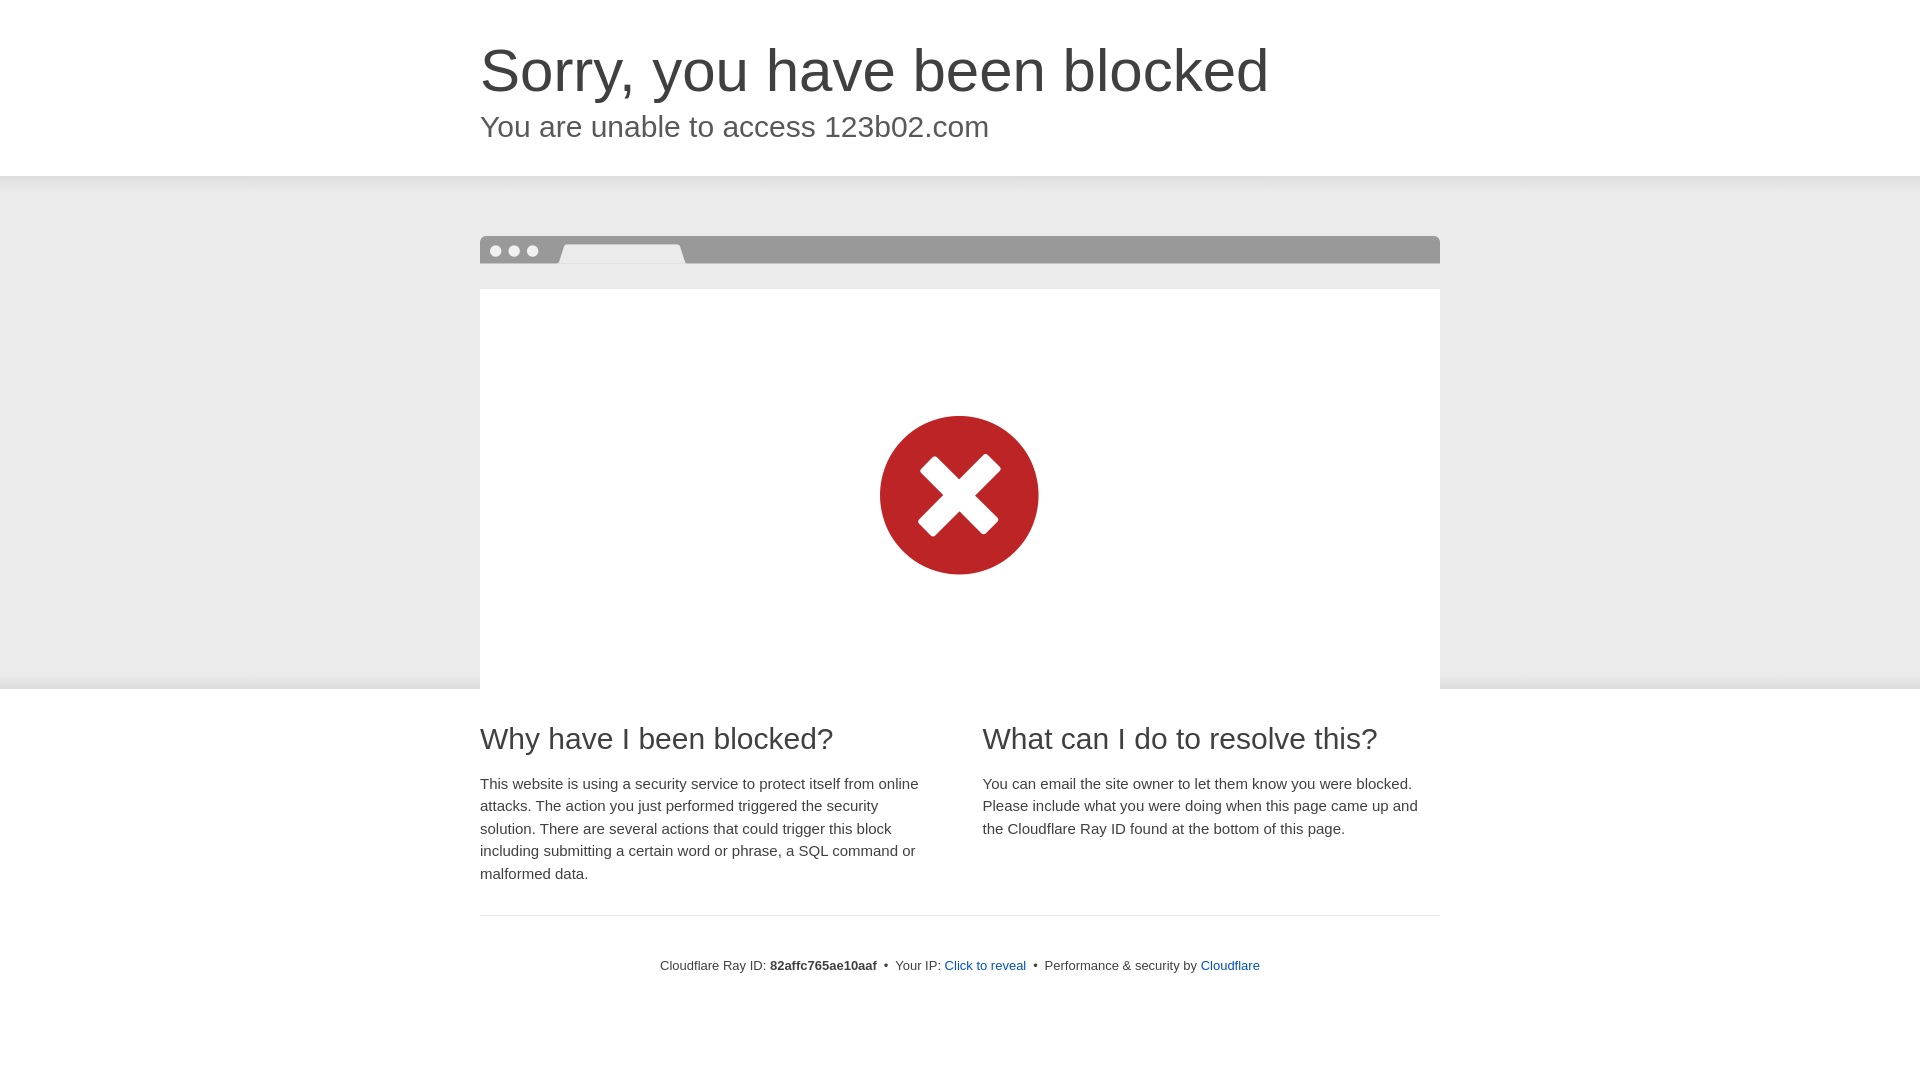 Image resolution: width=1920 pixels, height=1080 pixels. What do you see at coordinates (985, 964) in the screenshot?
I see `'Click to reveal'` at bounding box center [985, 964].